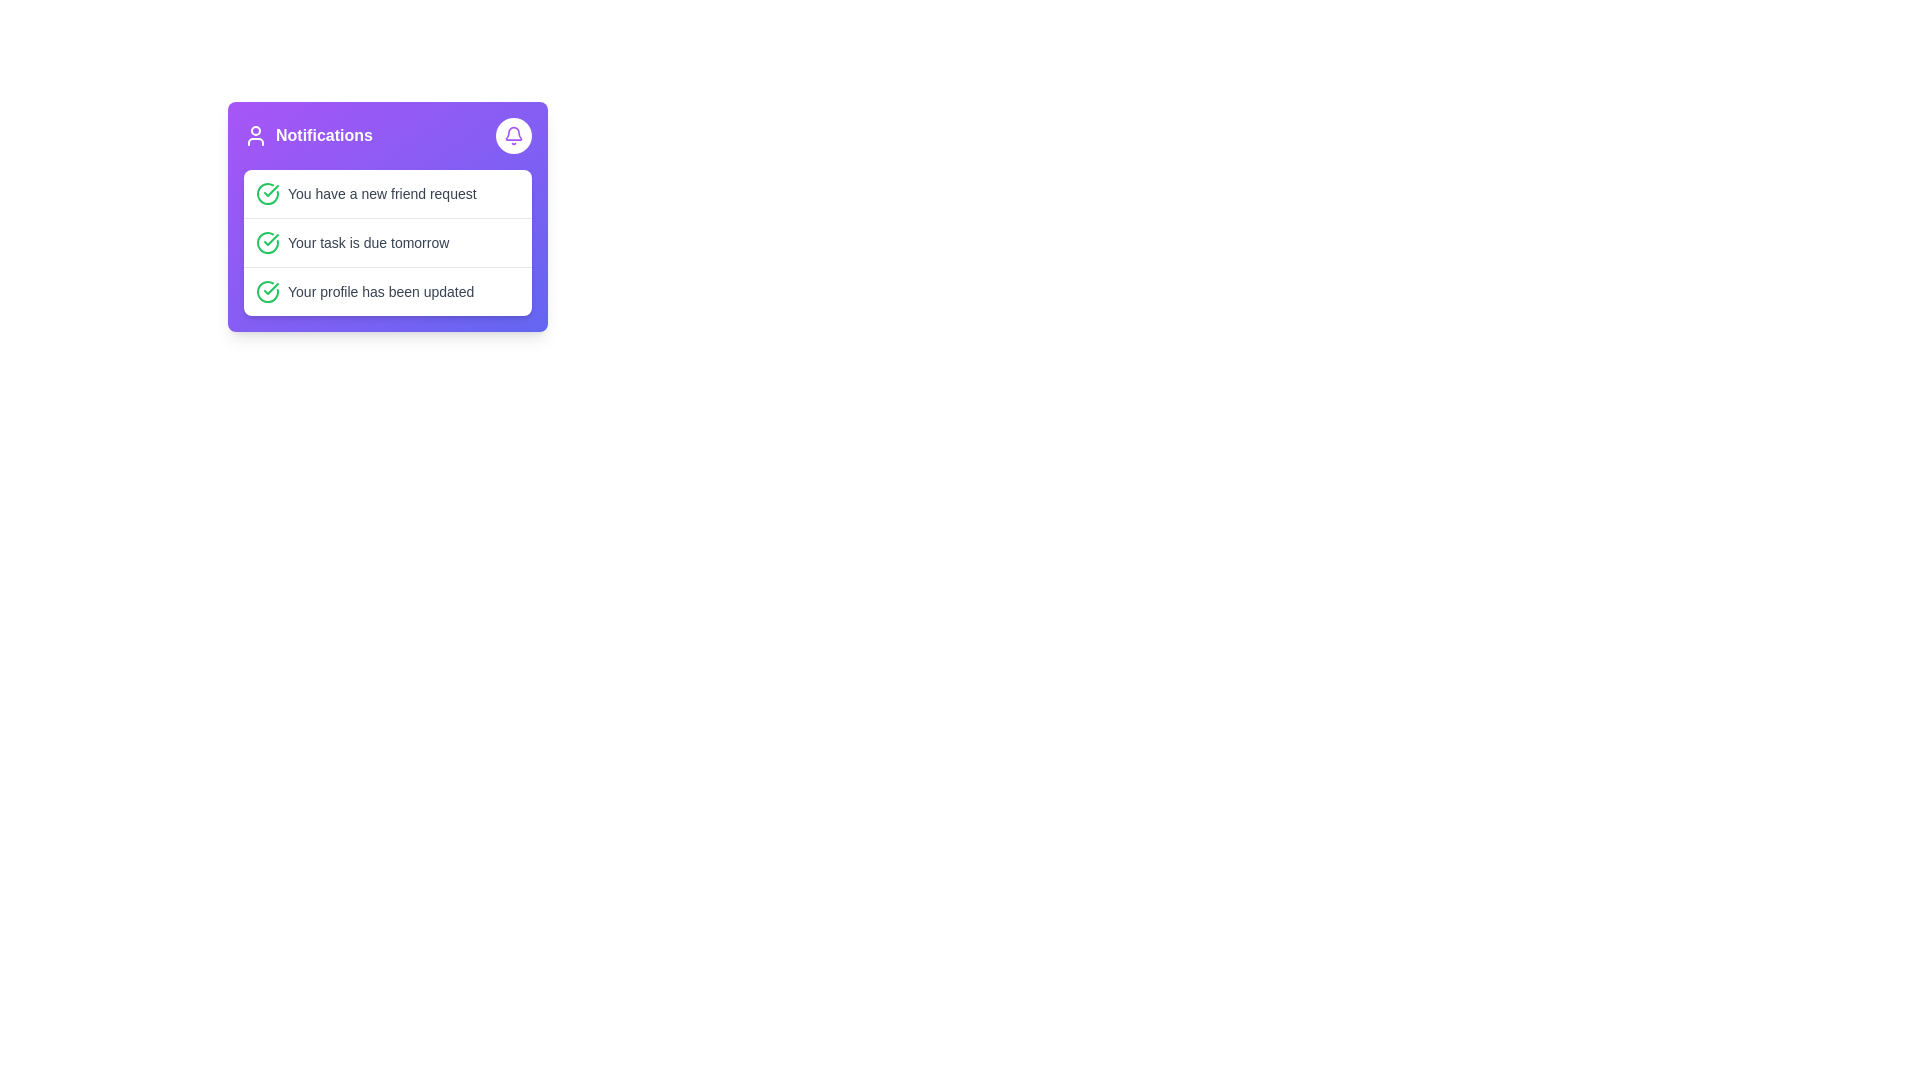 This screenshot has height=1080, width=1920. Describe the element at coordinates (307, 135) in the screenshot. I see `the text label indicating that the panel is related to notifications, which is positioned in the upper-left section of the purple header area and is to the left of a bell icon` at that location.